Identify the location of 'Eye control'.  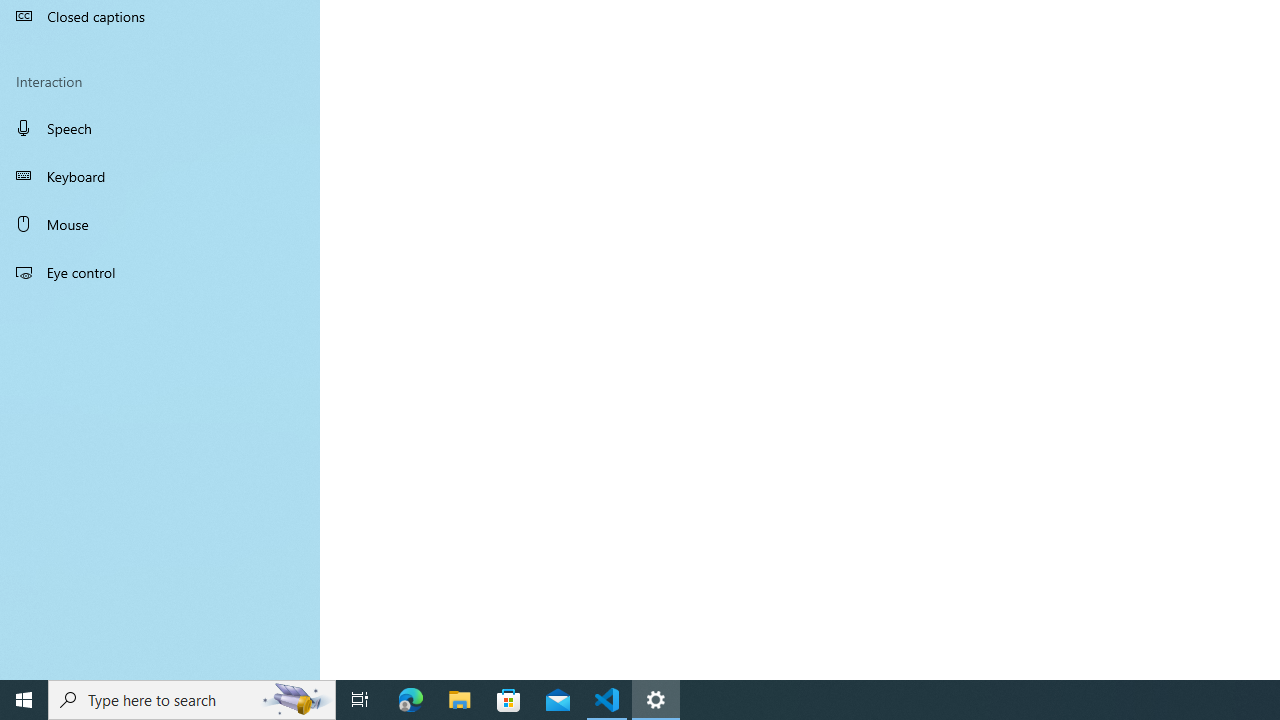
(160, 271).